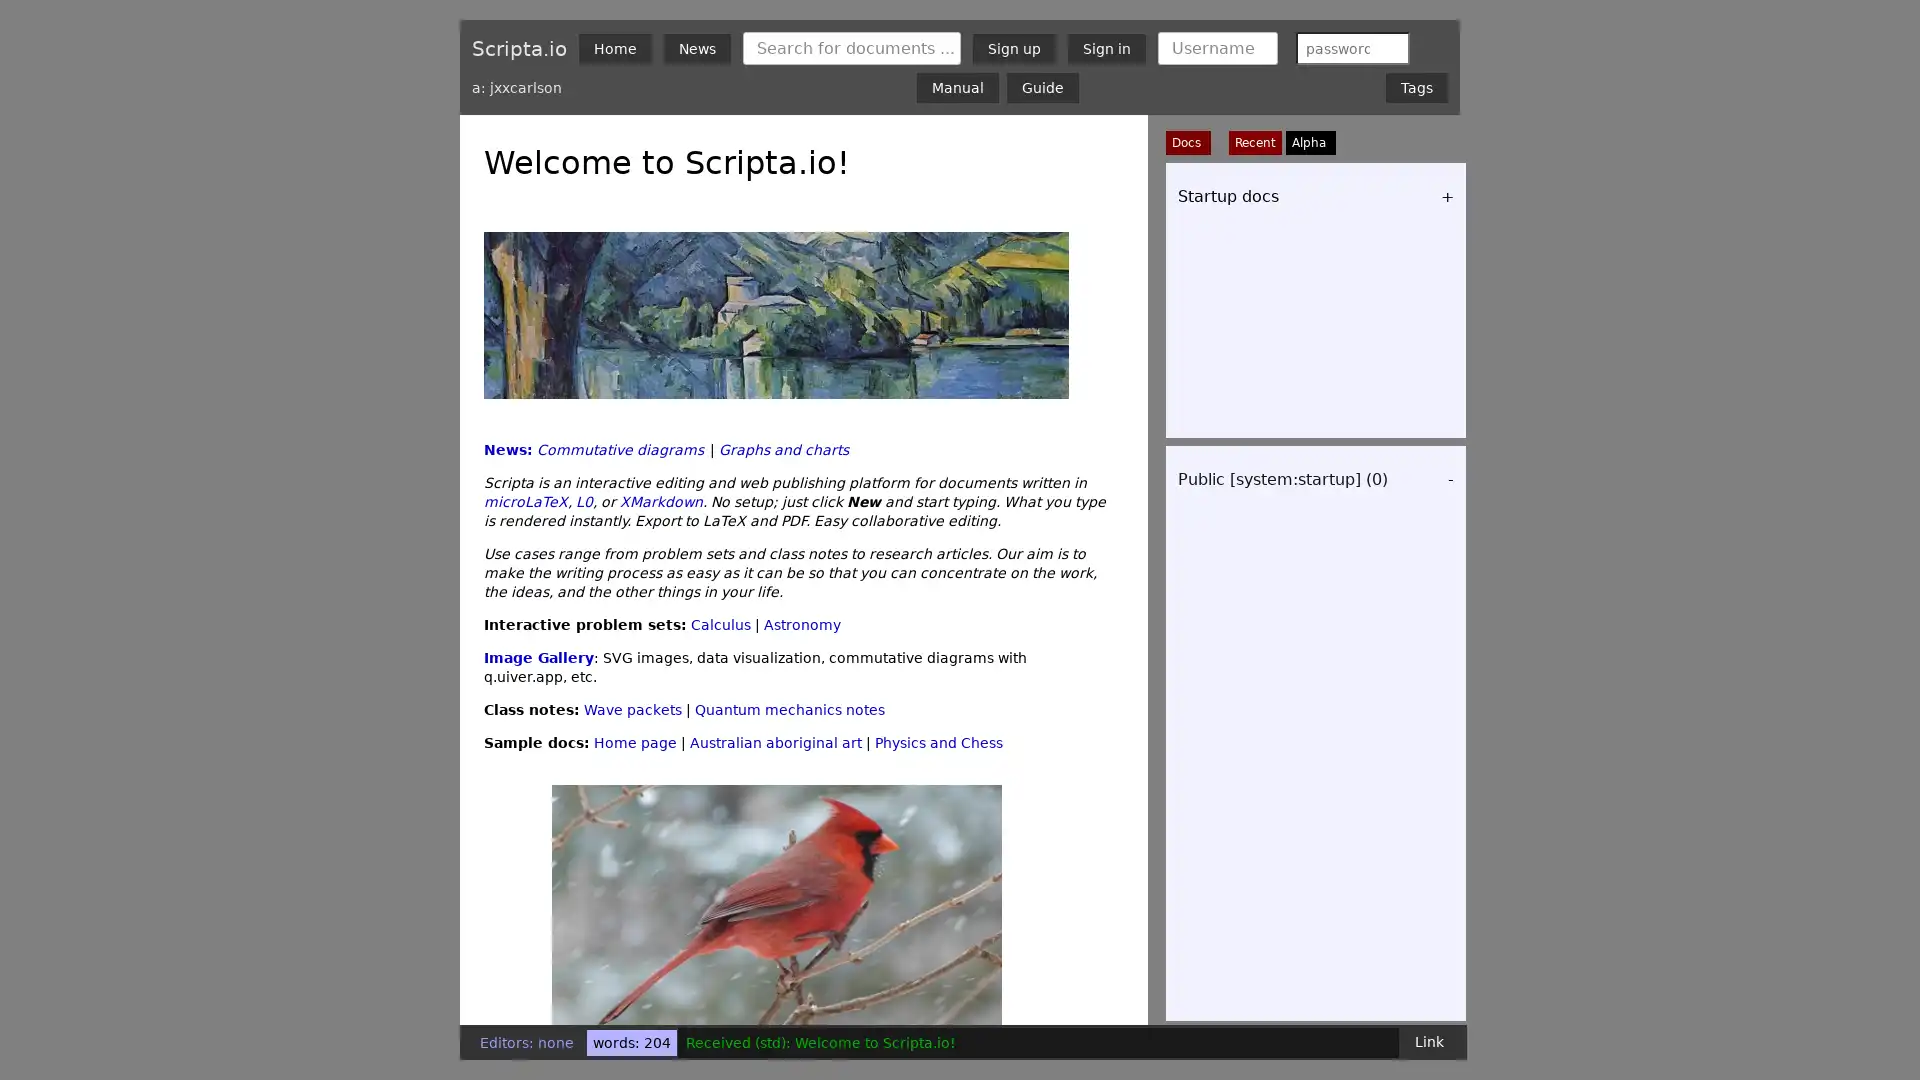 This screenshot has width=1920, height=1080. What do you see at coordinates (1282, 479) in the screenshot?
I see `Public [system:startup] (0)` at bounding box center [1282, 479].